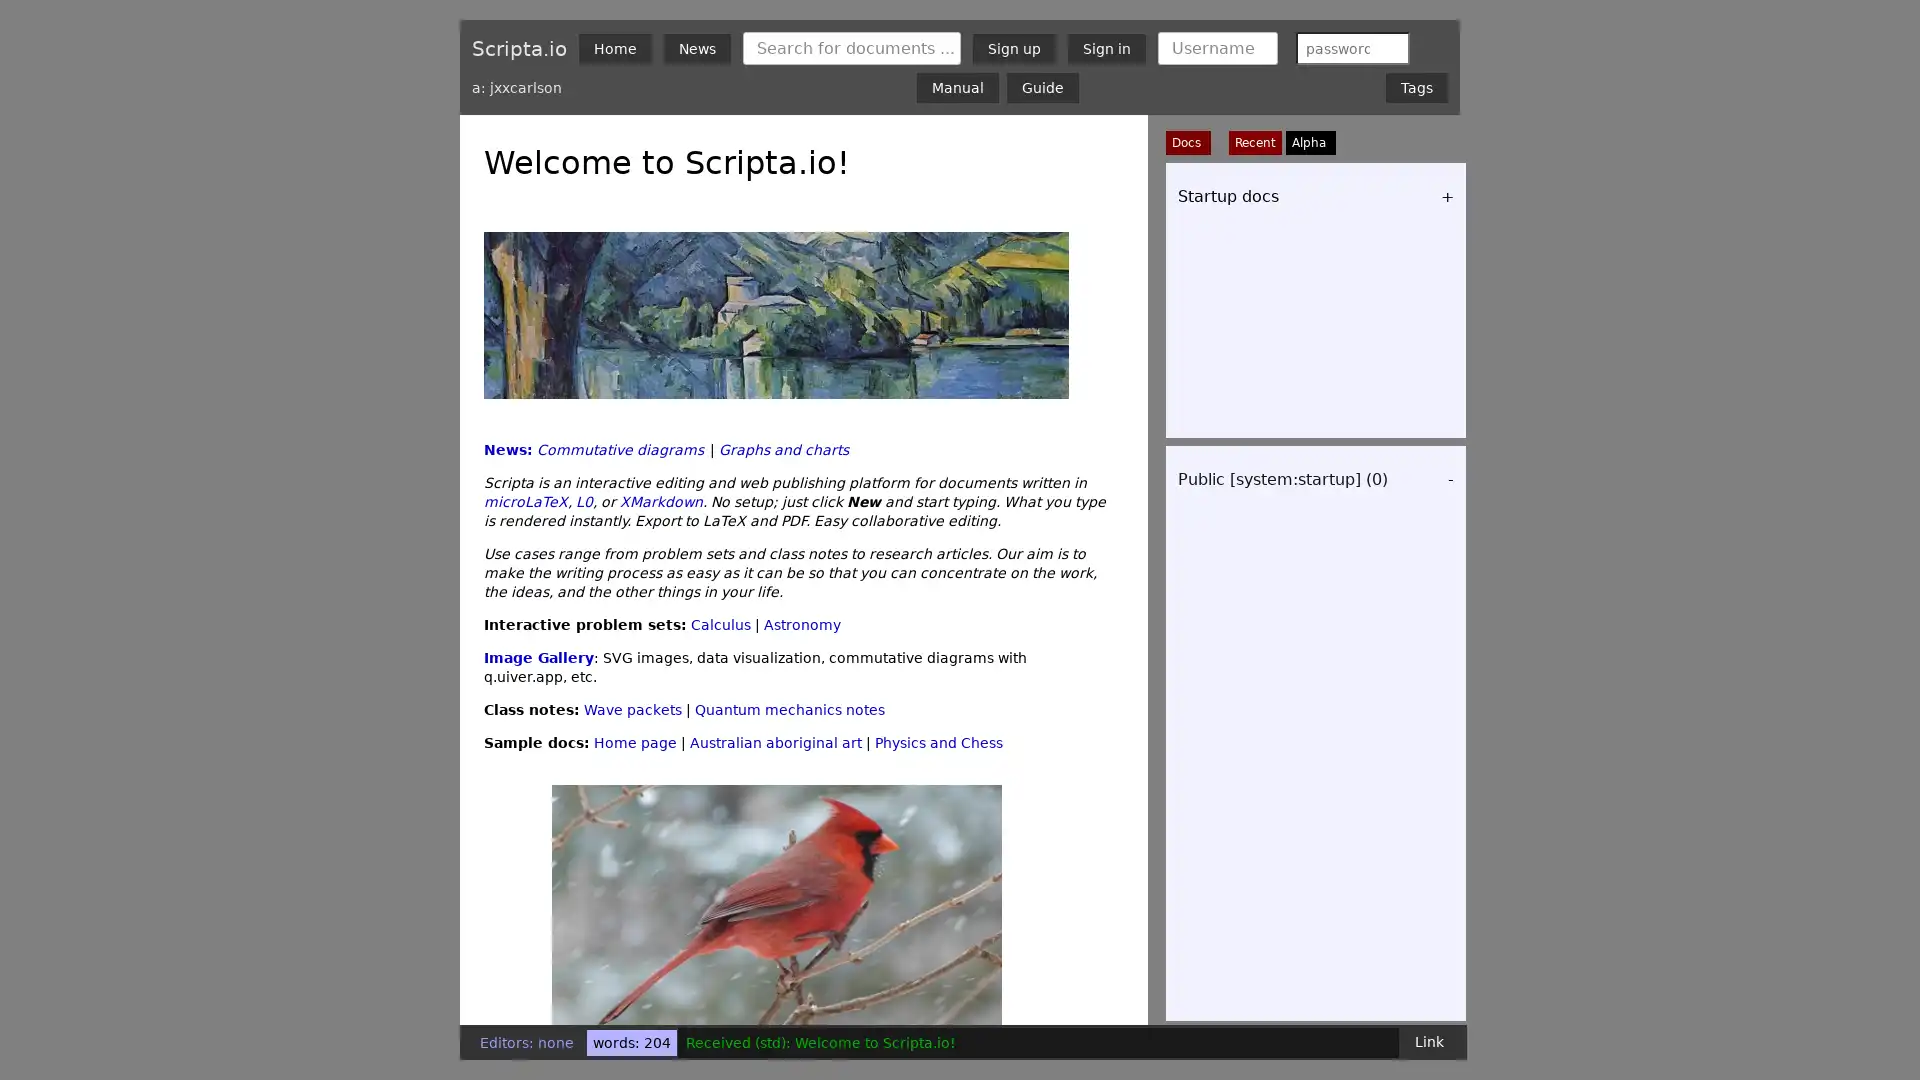 This screenshot has width=1920, height=1080. What do you see at coordinates (1282, 479) in the screenshot?
I see `Public [system:startup] (0)` at bounding box center [1282, 479].